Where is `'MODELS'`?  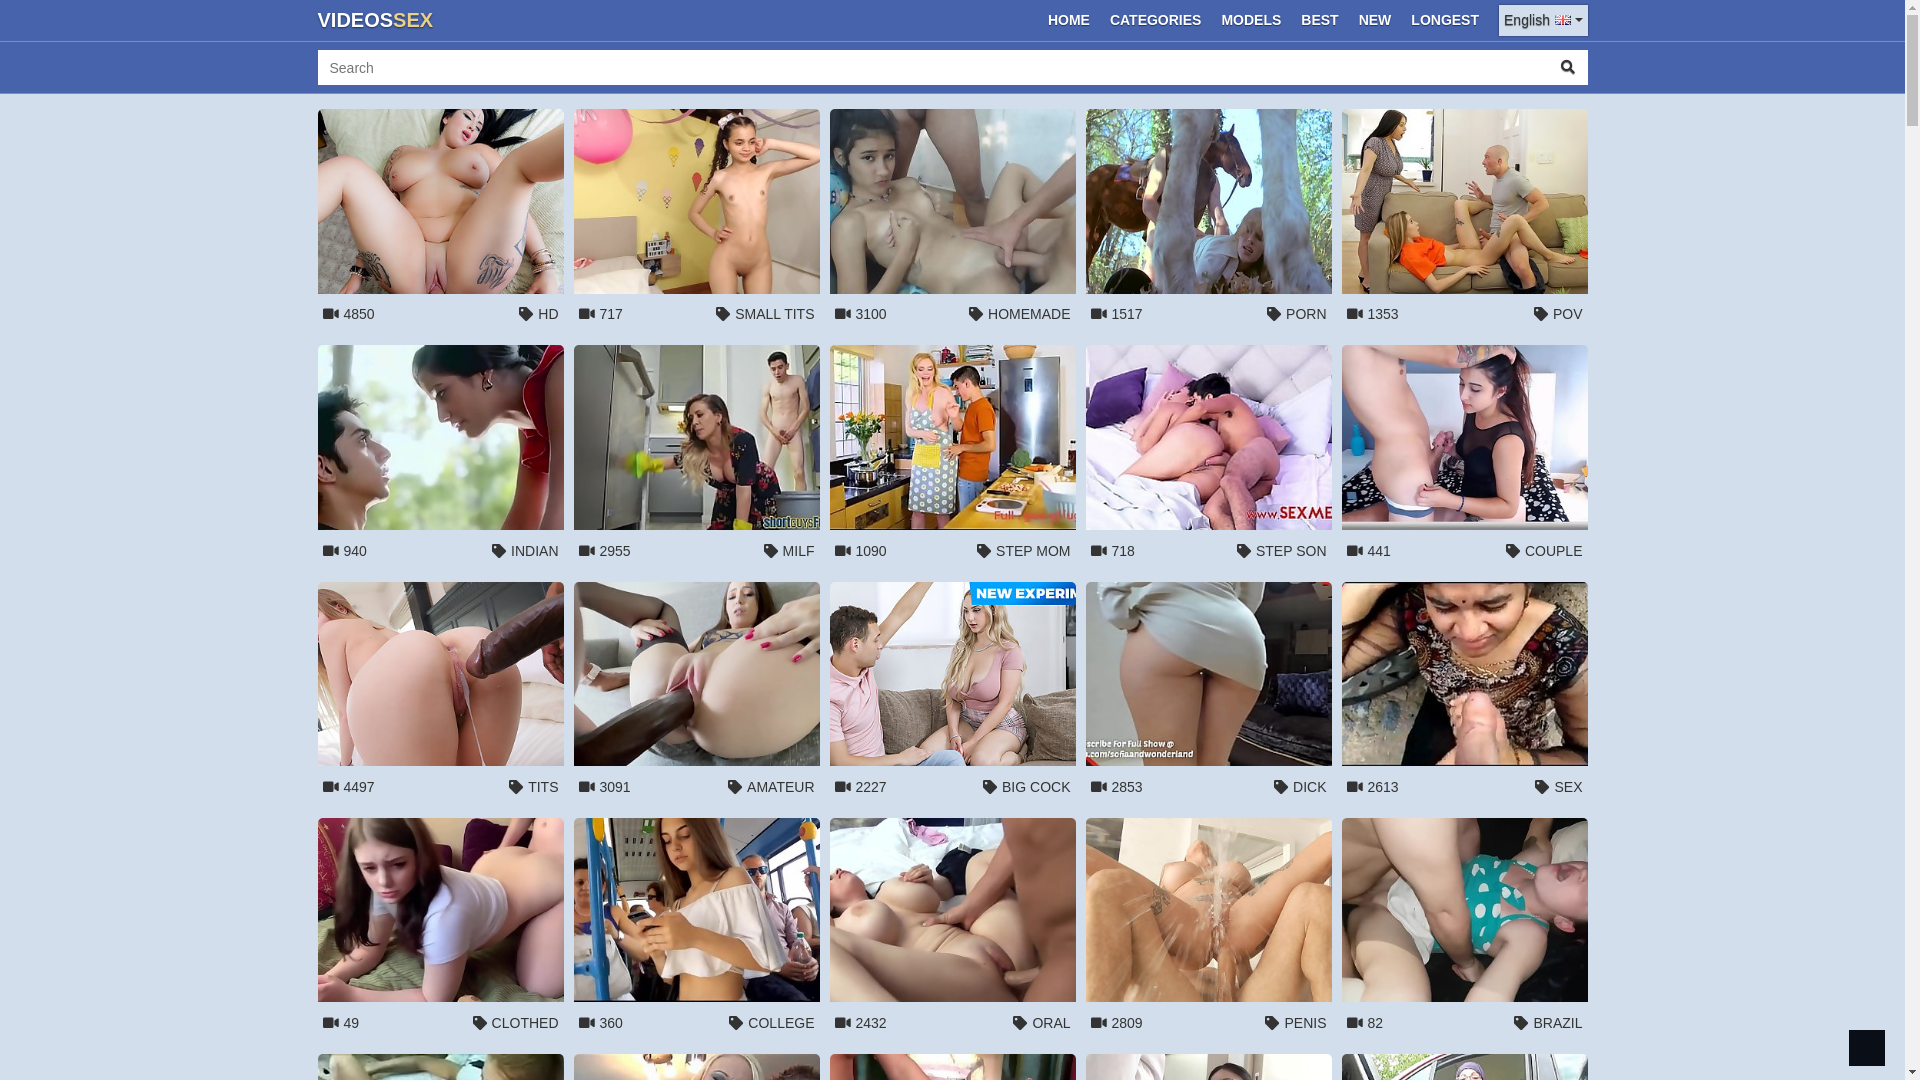 'MODELS' is located at coordinates (1250, 20).